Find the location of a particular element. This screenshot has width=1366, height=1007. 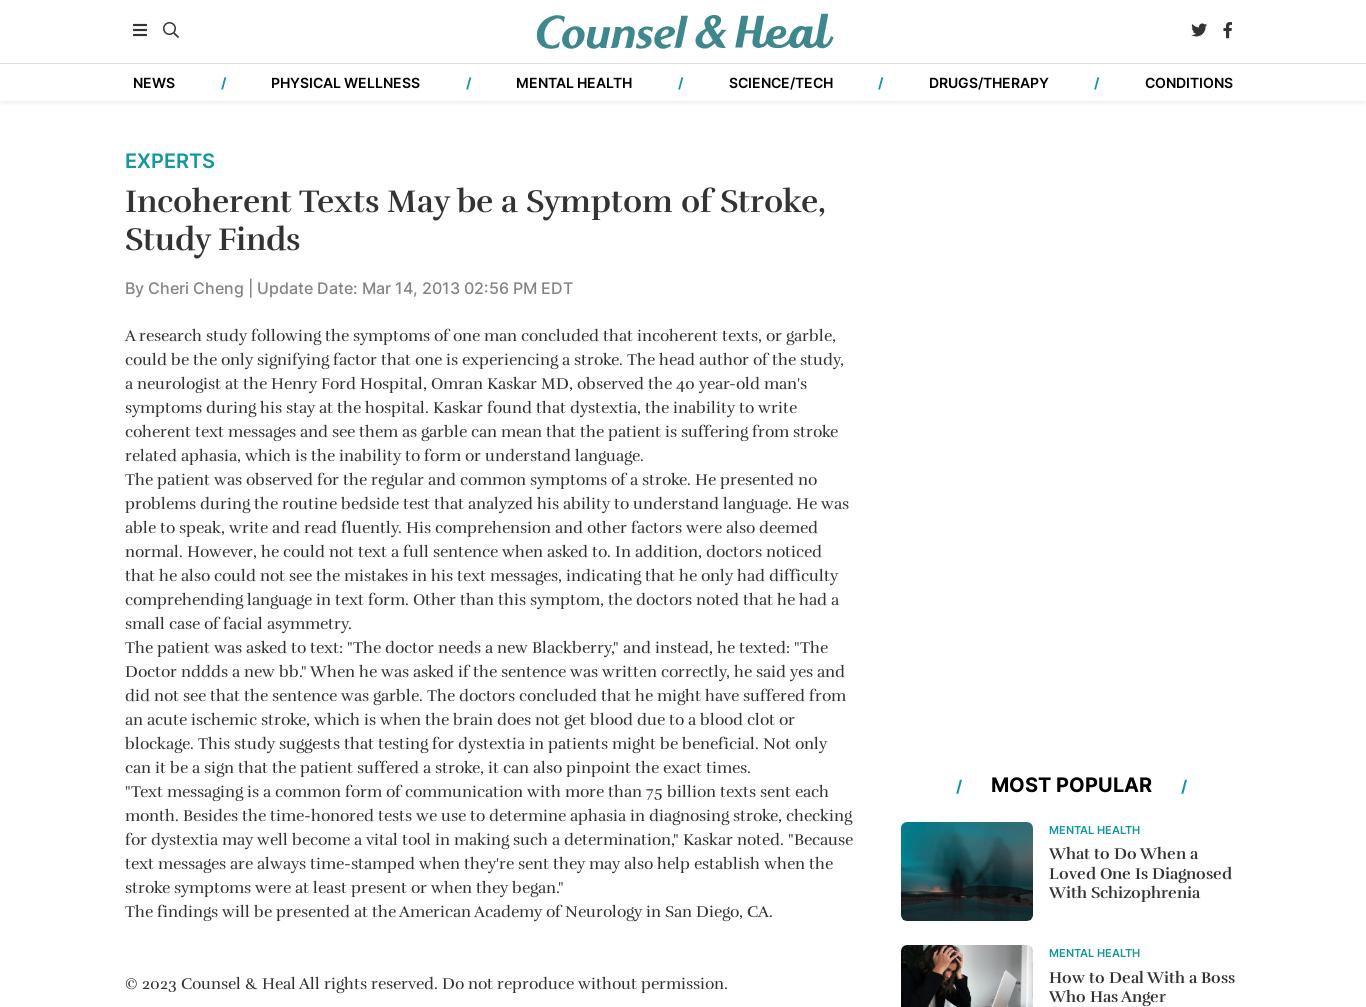

'Scientists Develop Blood Test for Mental Health Issues' is located at coordinates (289, 423).